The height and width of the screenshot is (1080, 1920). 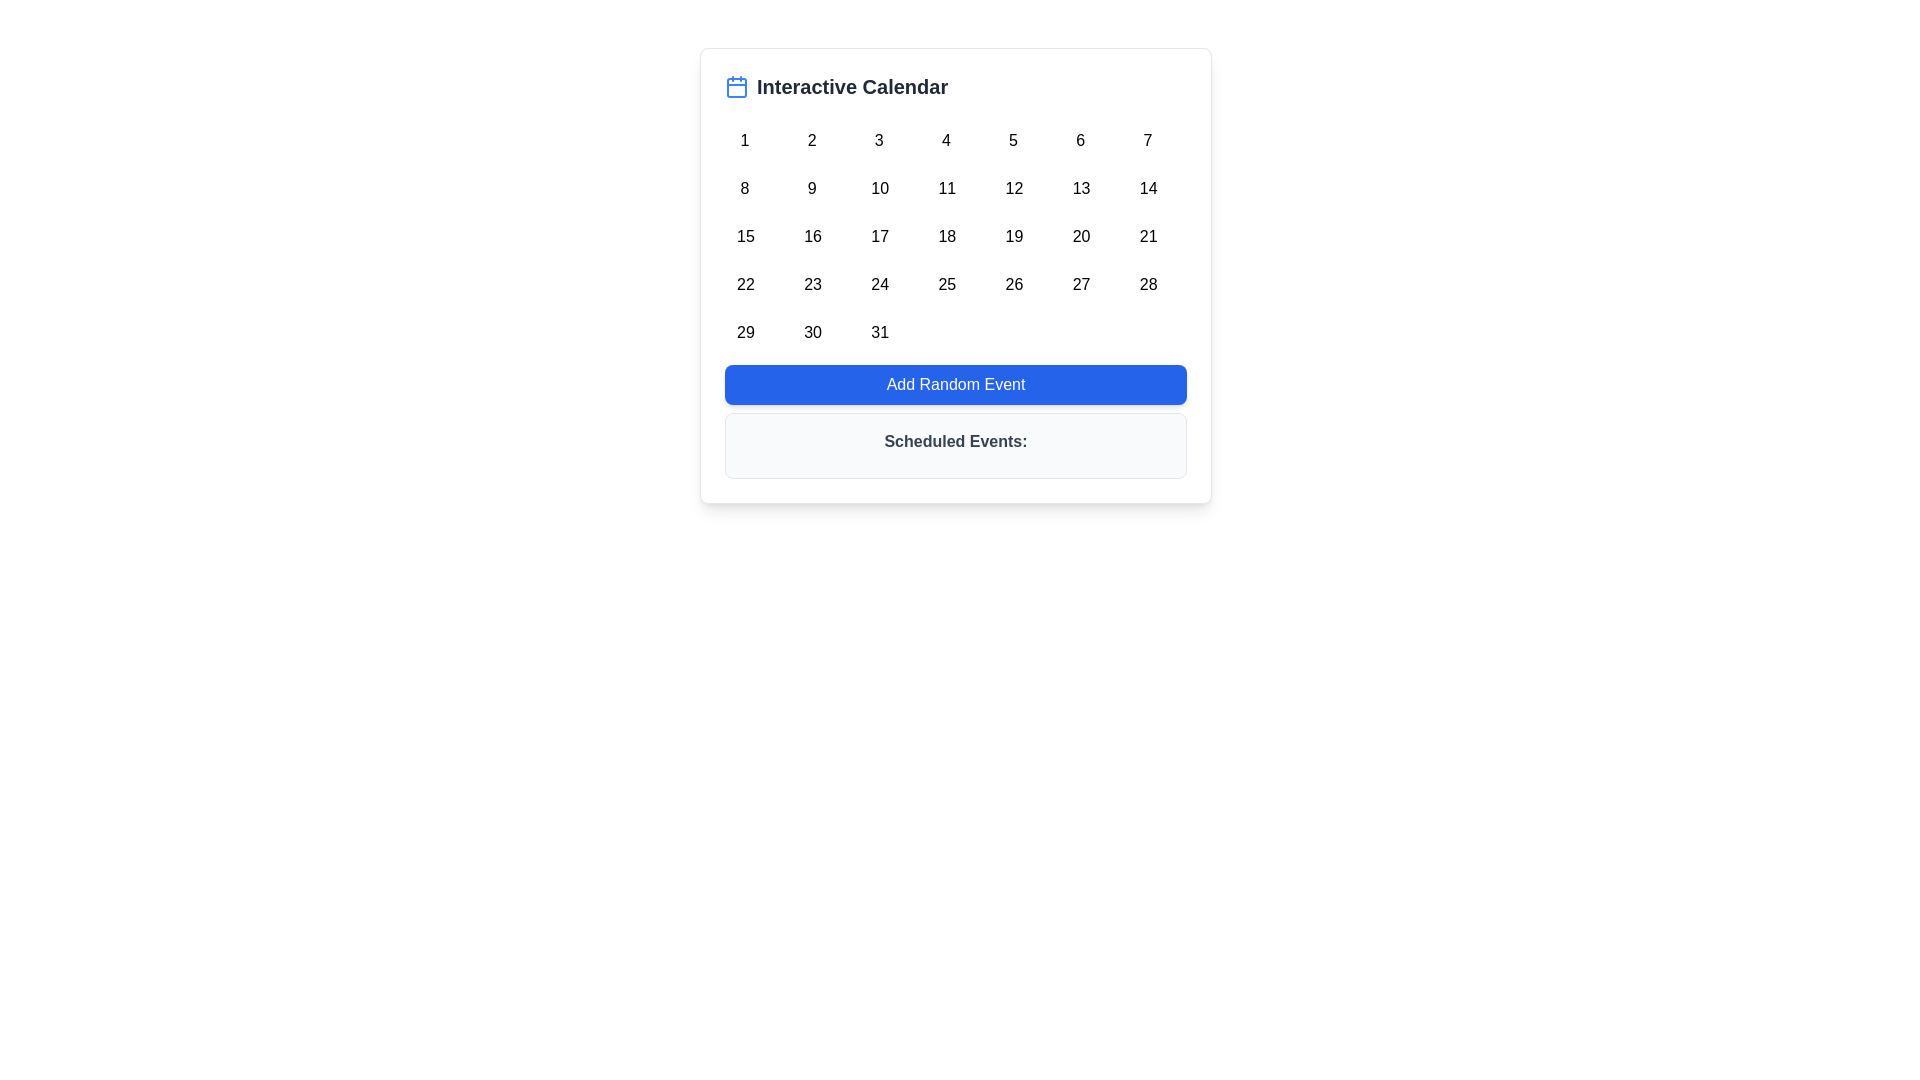 I want to click on the square button containing the numeric character '3' in the Interactive Calendar, so click(x=879, y=136).